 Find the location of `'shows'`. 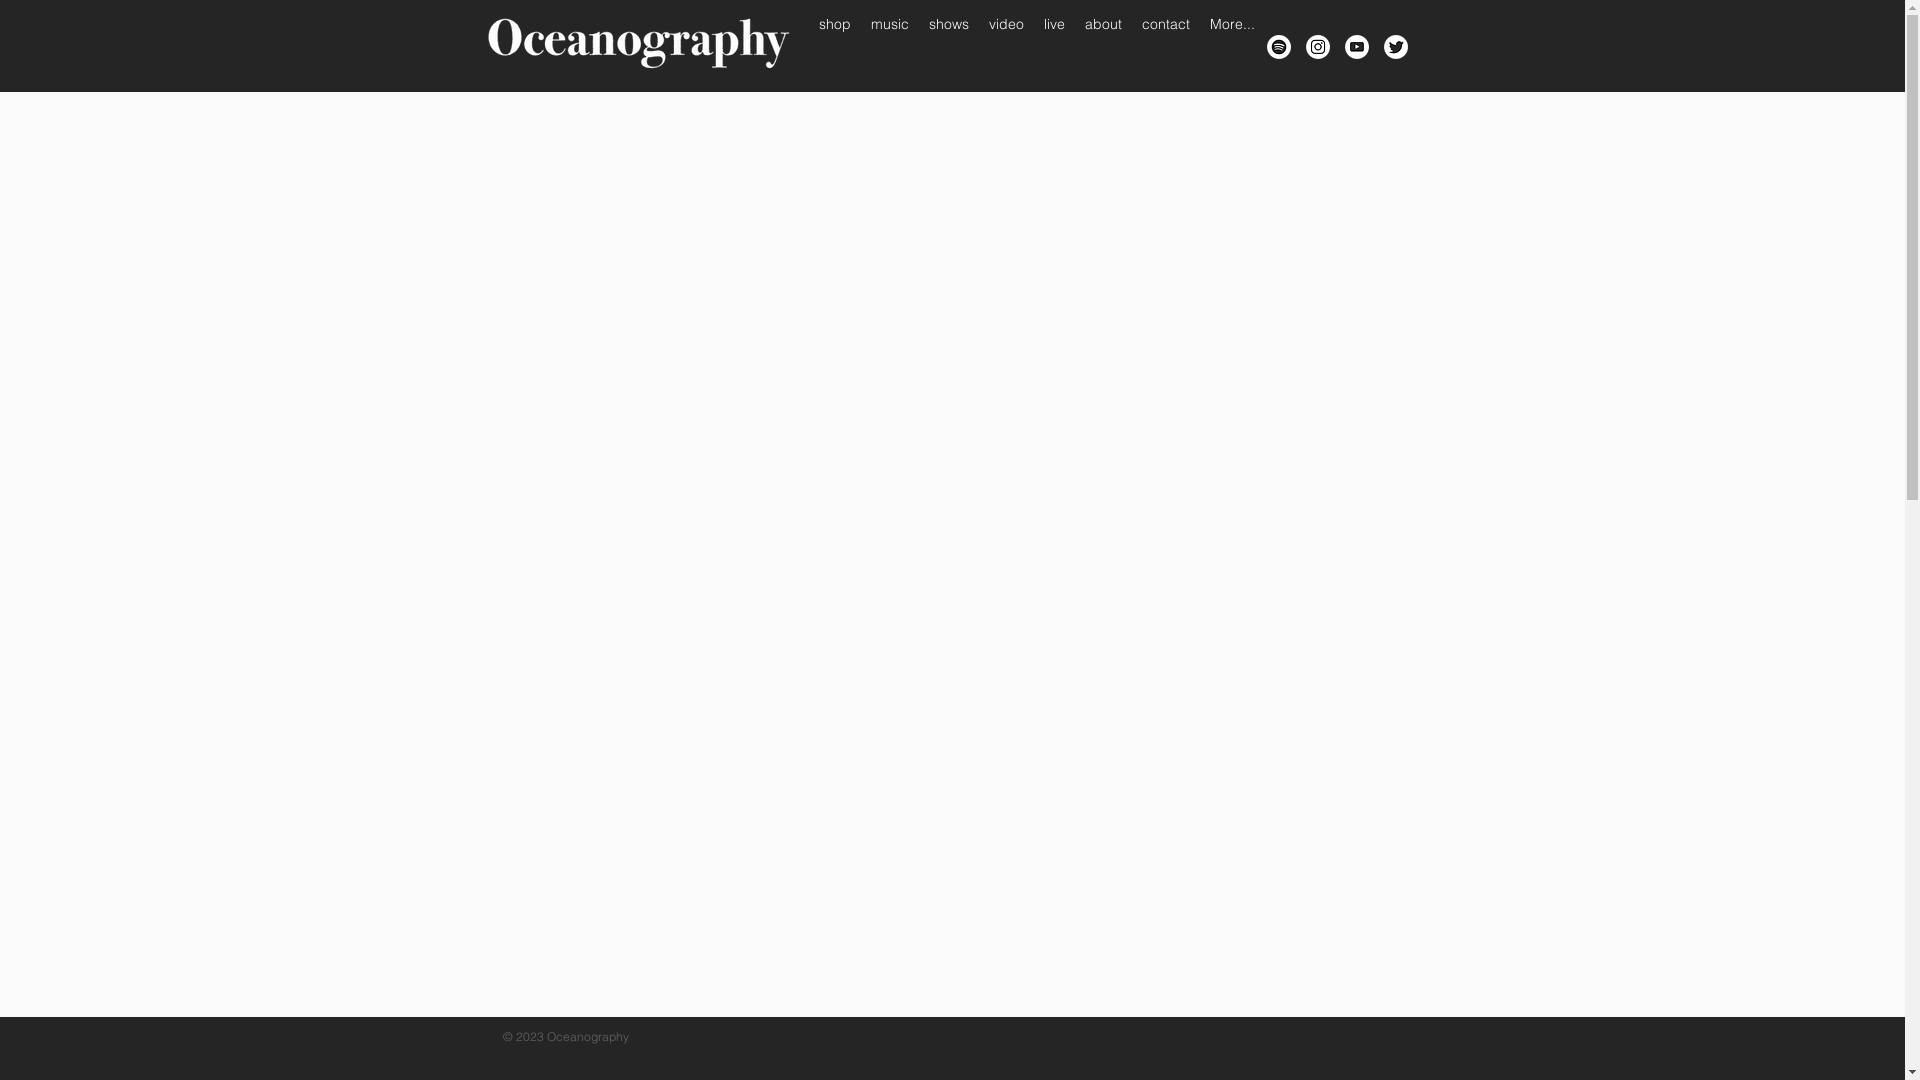

'shows' is located at coordinates (947, 45).